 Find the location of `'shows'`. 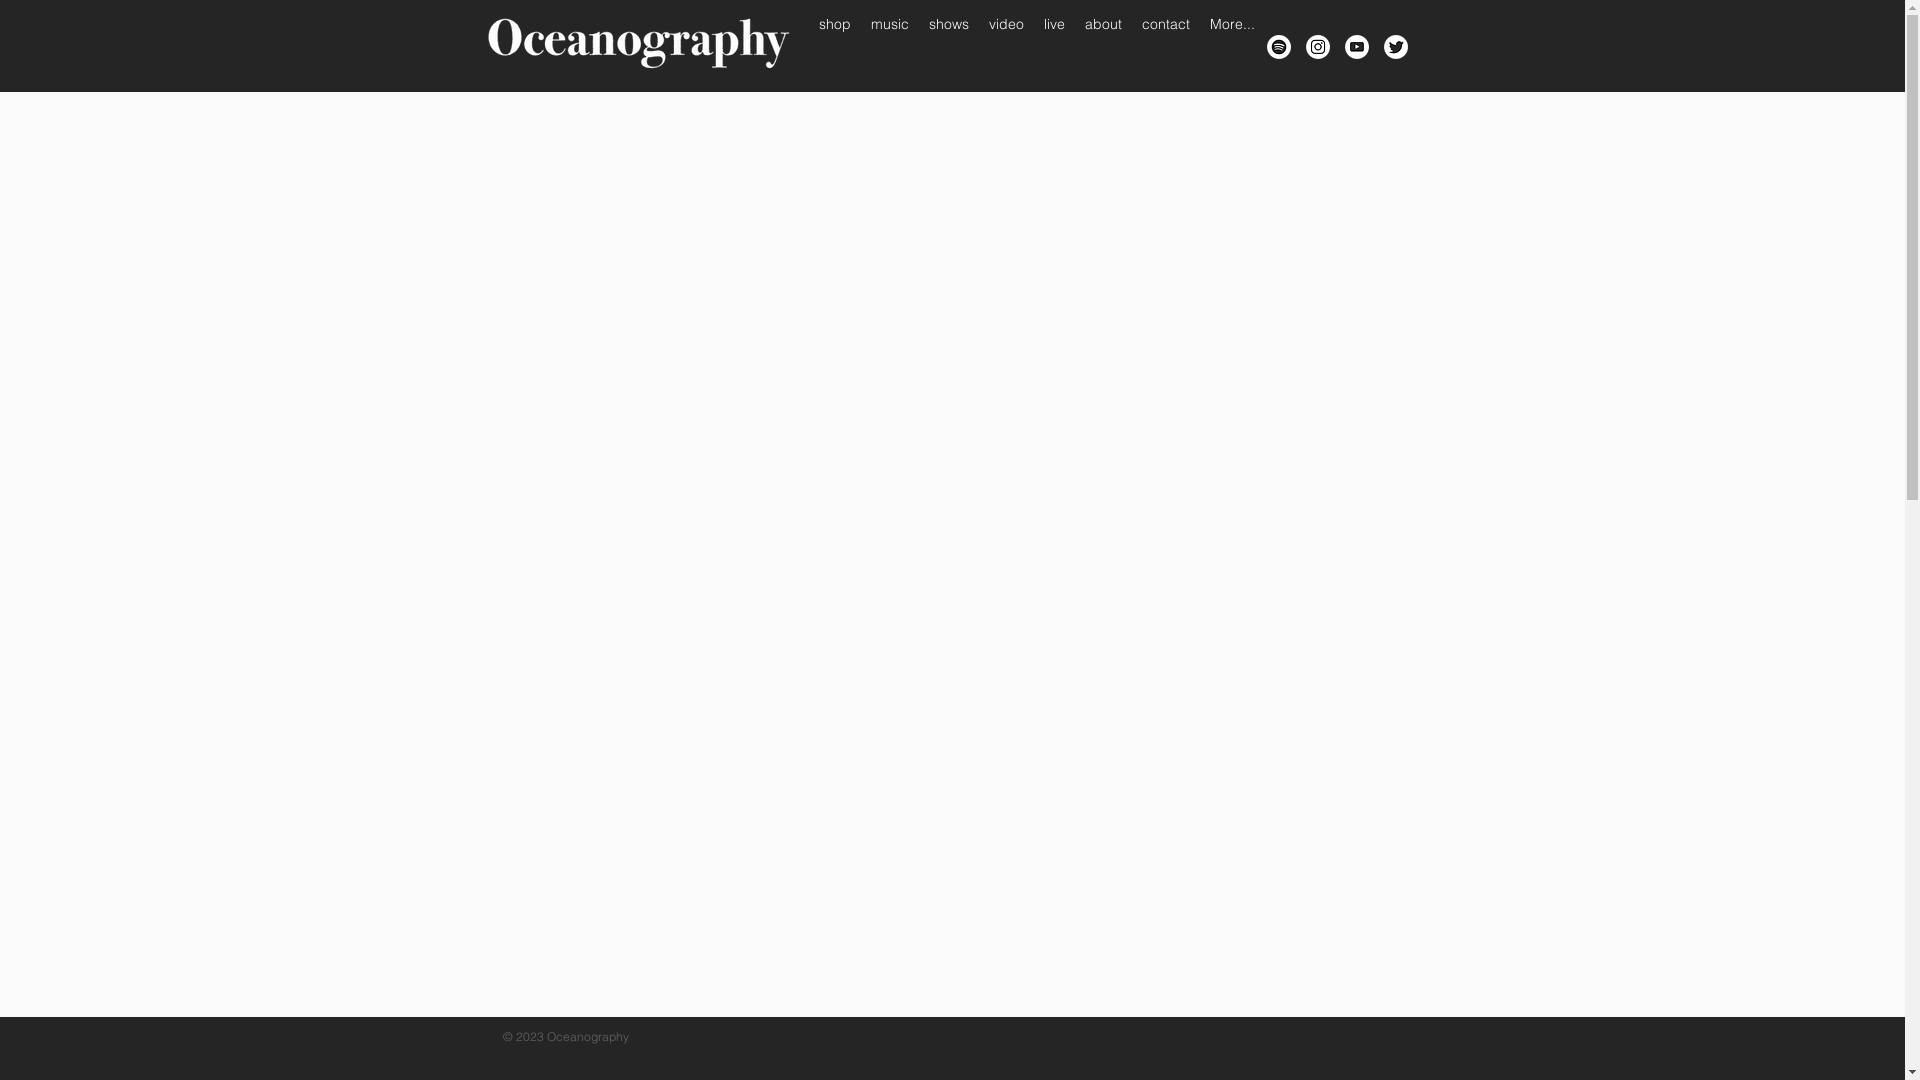

'shows' is located at coordinates (947, 45).